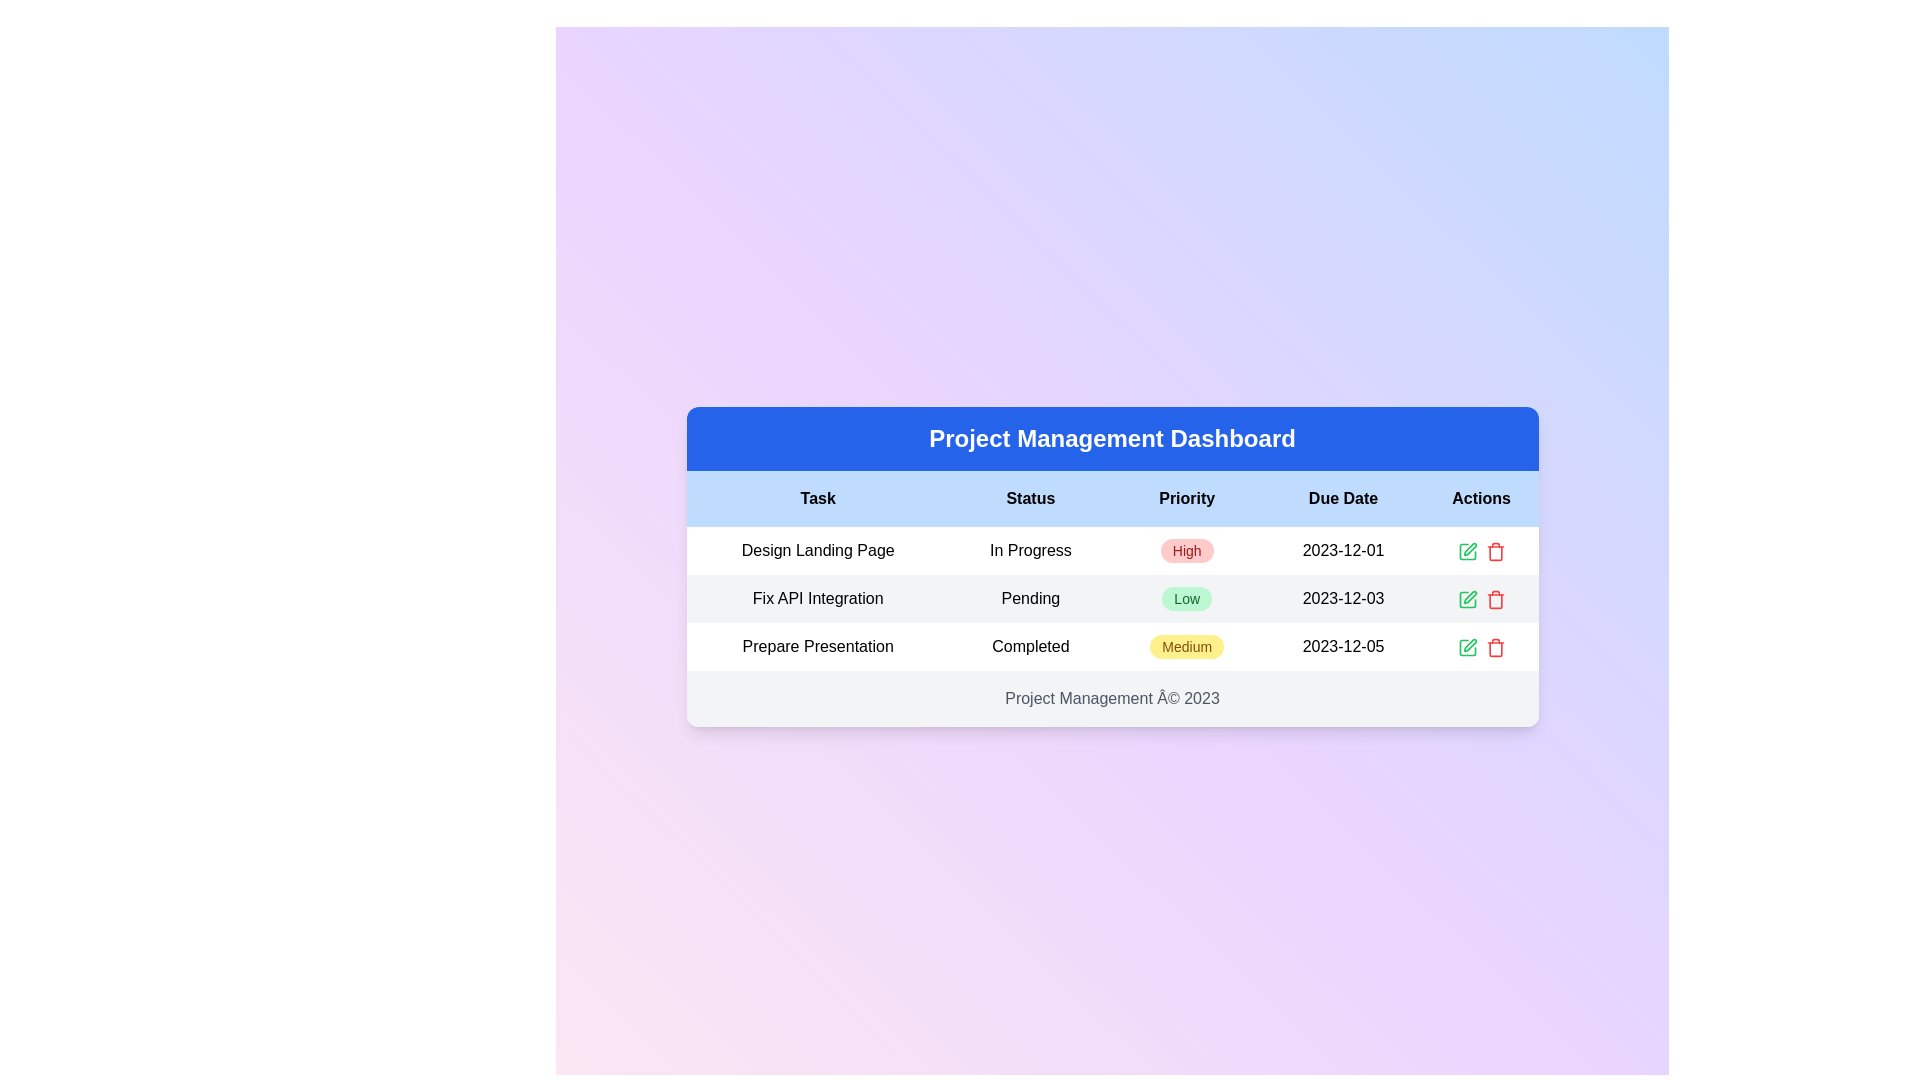 The height and width of the screenshot is (1080, 1920). I want to click on the rounded rectangular badge labeled 'High' with a light red background and dark red text in the 'Priority' column of the 'Design Landing Page' task on the 'Project Management Dashboard', so click(1187, 551).